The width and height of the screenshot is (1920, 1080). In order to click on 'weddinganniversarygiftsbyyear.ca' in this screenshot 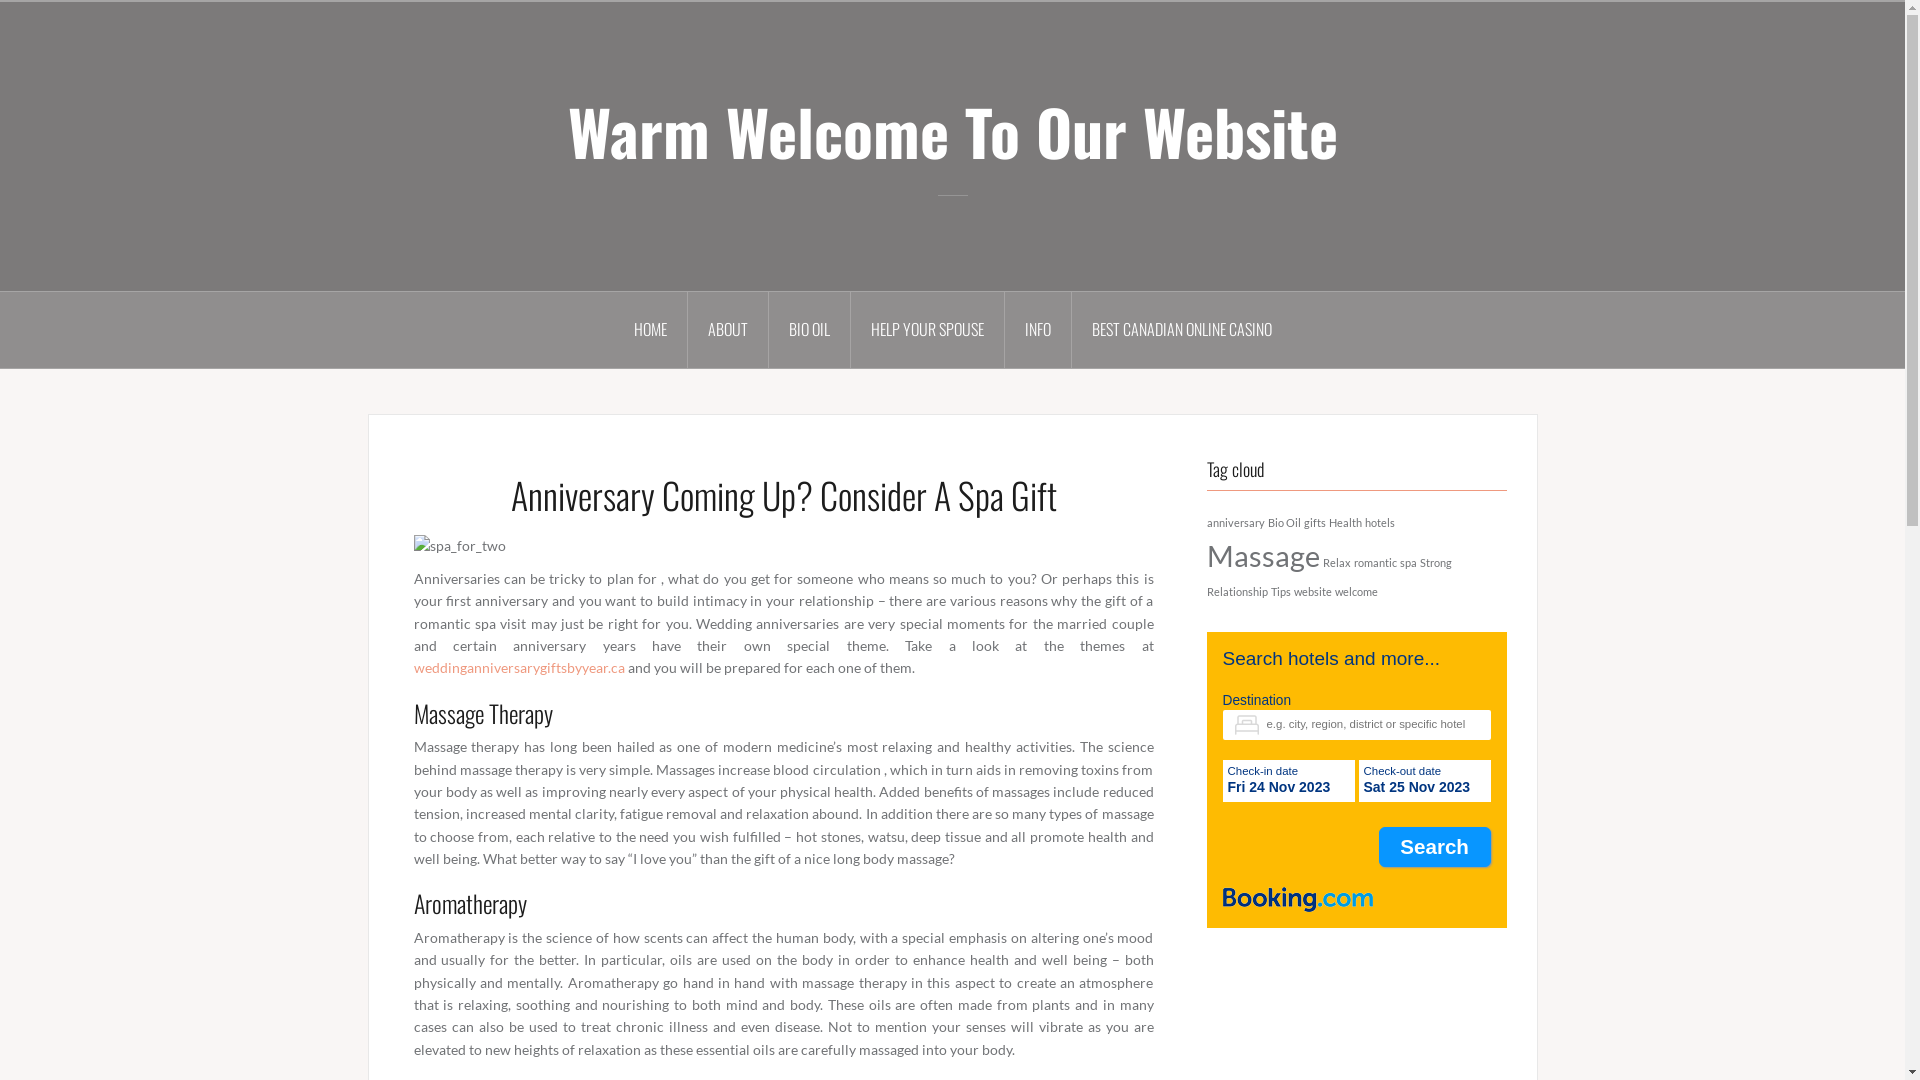, I will do `click(519, 667)`.